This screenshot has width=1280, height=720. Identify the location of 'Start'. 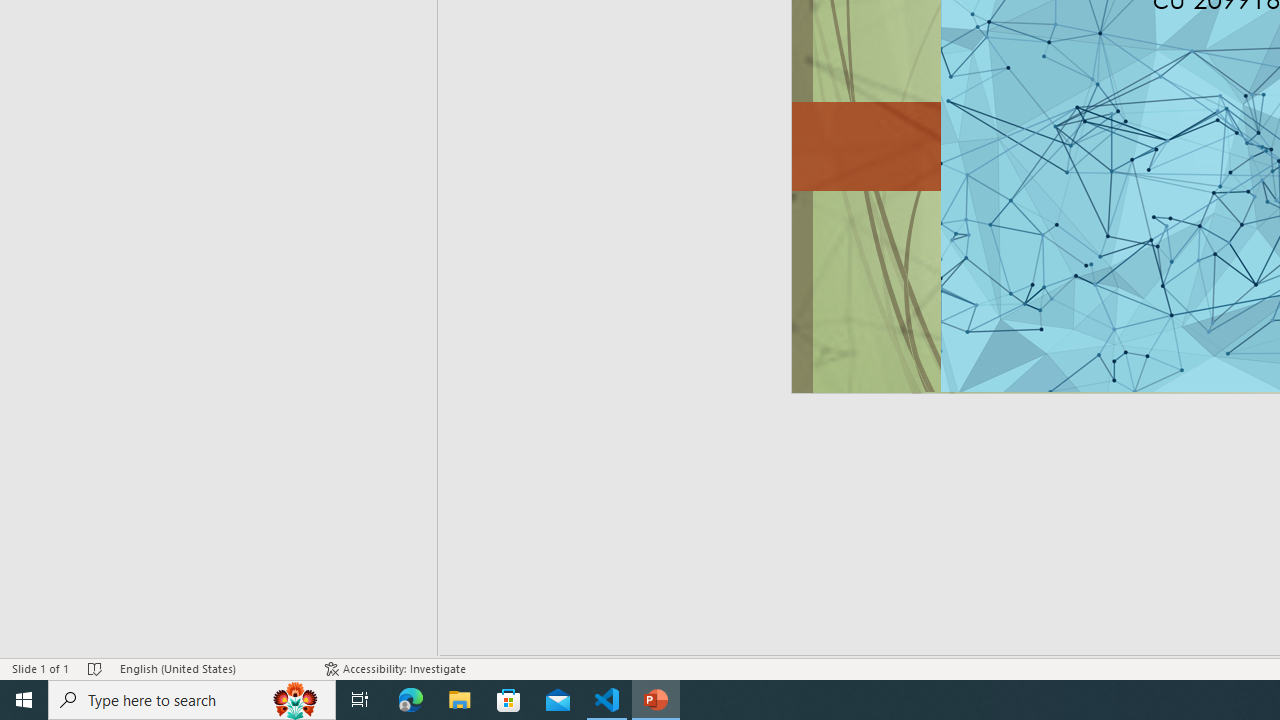
(24, 698).